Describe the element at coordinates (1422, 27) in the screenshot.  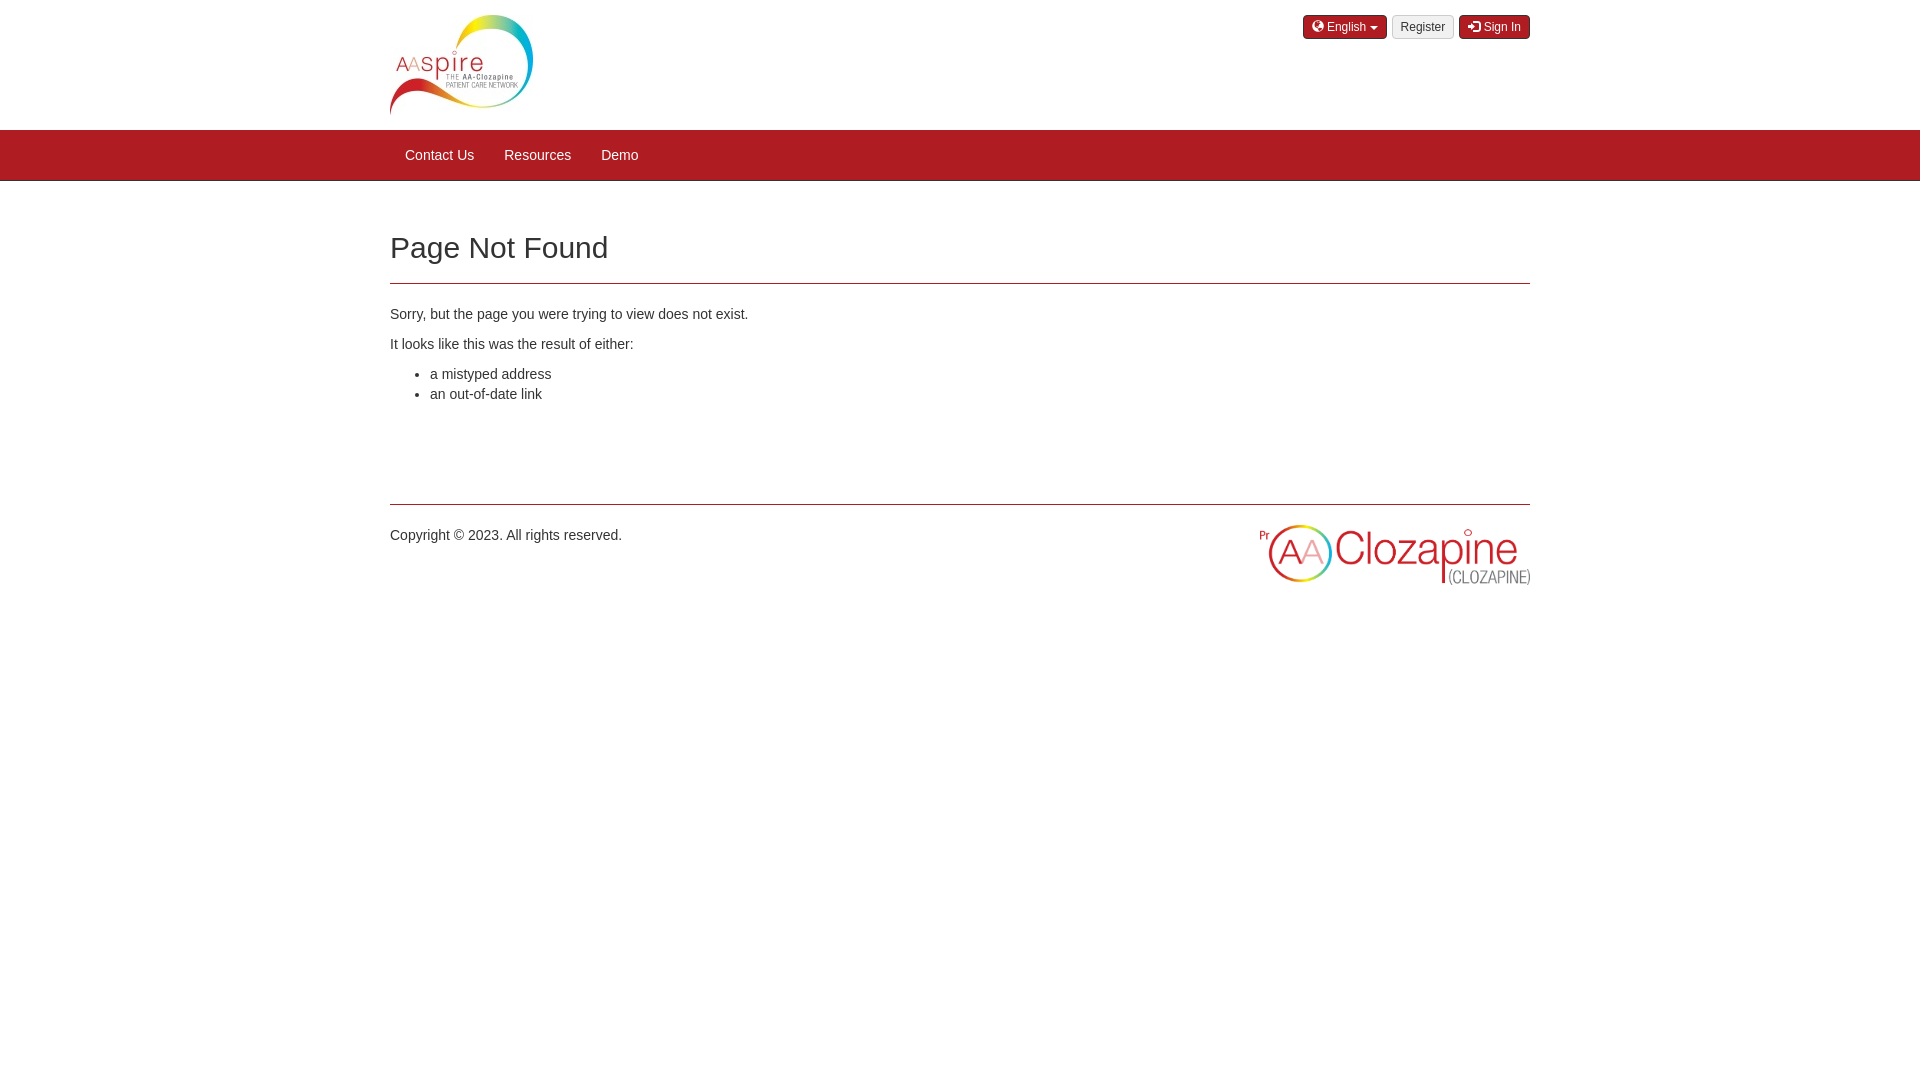
I see `'Register'` at that location.